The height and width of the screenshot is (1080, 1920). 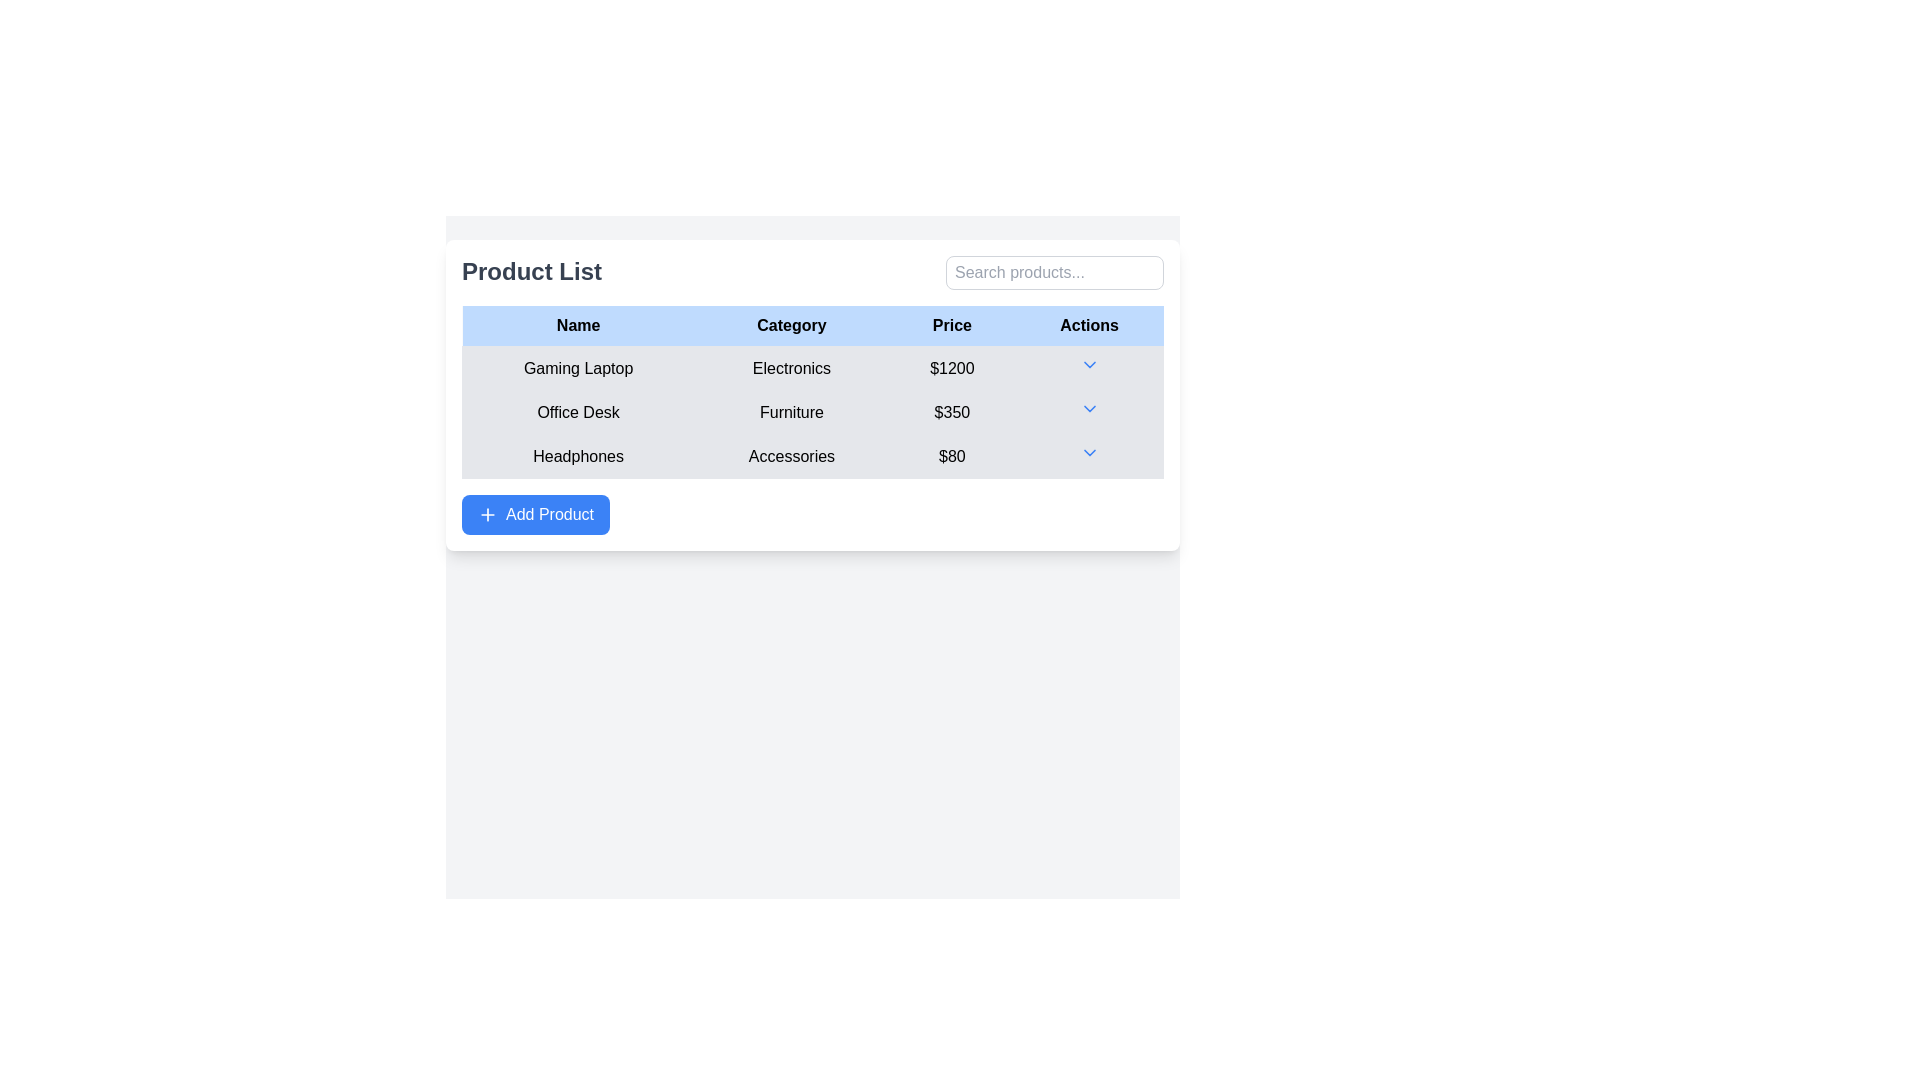 What do you see at coordinates (812, 456) in the screenshot?
I see `the third row in the product table for further actions like editing or deleting` at bounding box center [812, 456].